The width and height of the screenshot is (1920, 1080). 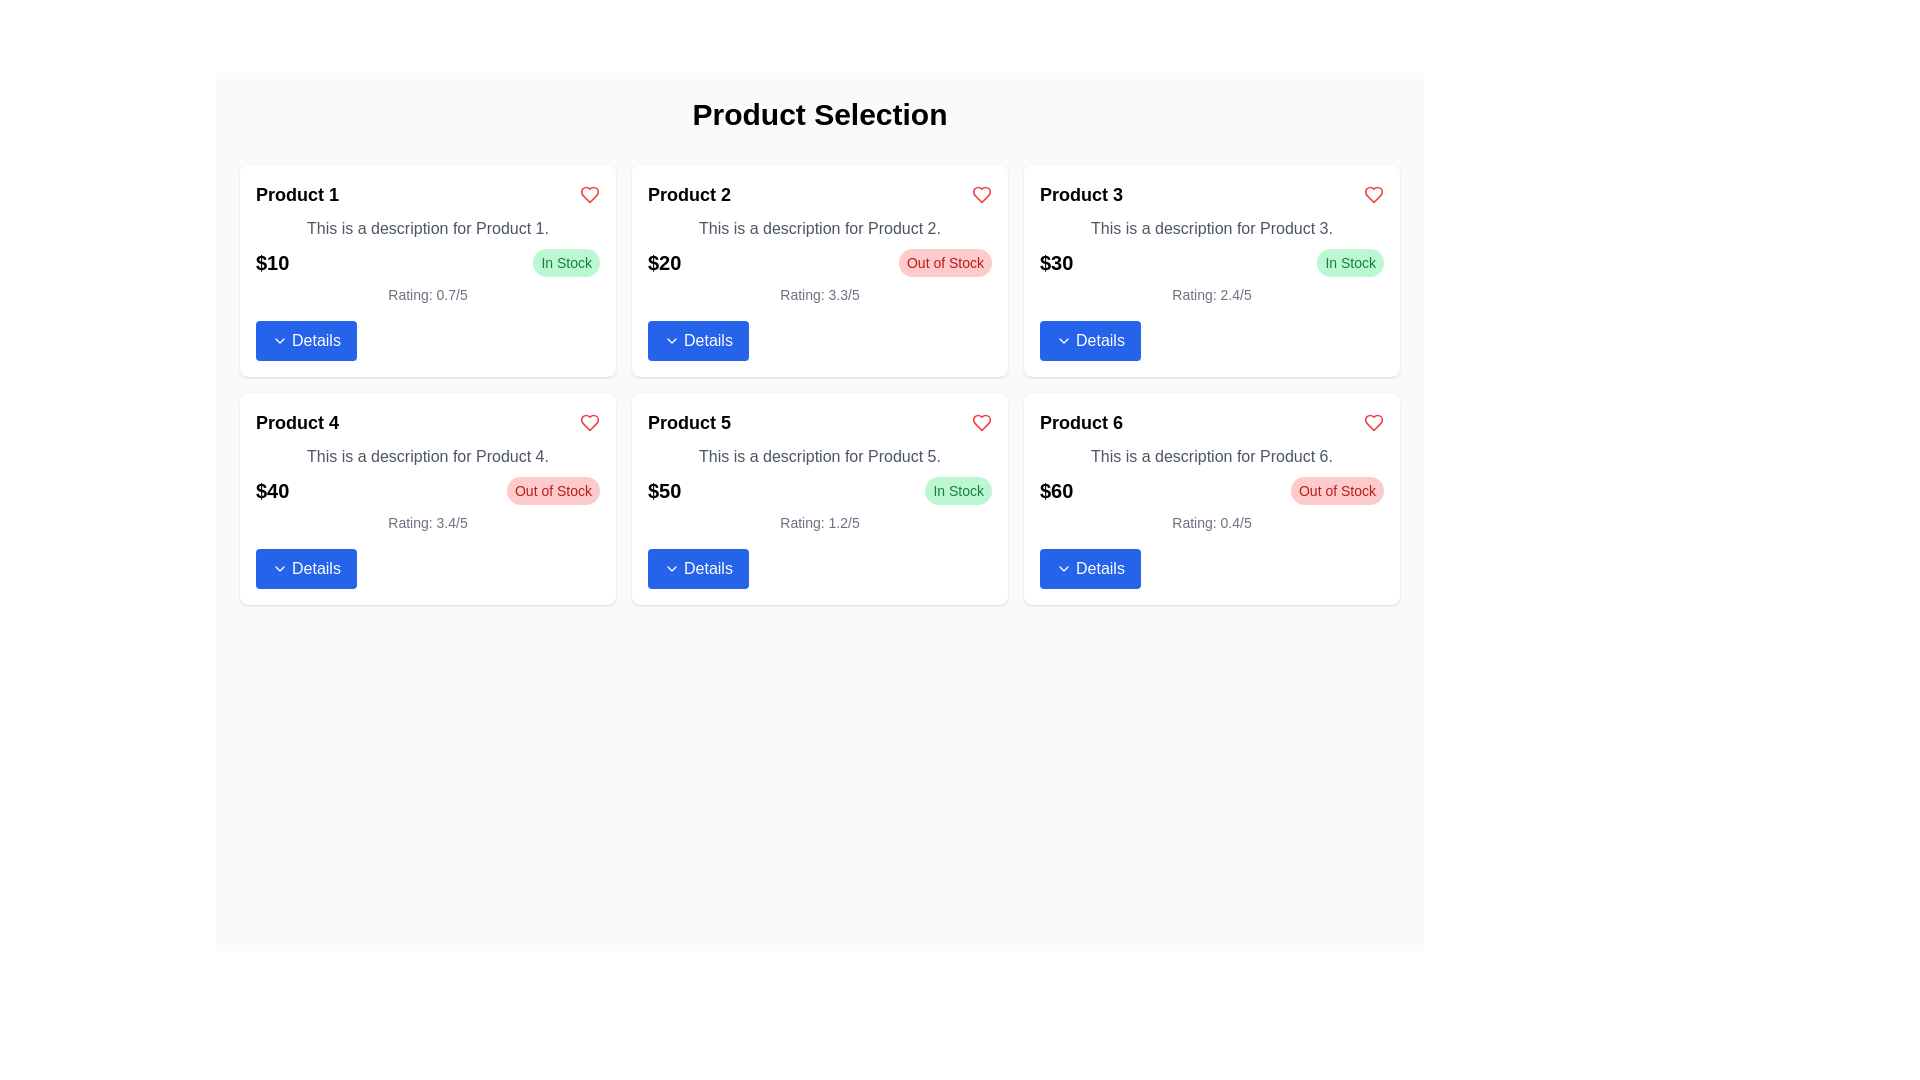 I want to click on the text element displaying "$40" located in the bottom left corner of the "Product 4" section, aligned to the left of the 'Out of Stock' badge, so click(x=271, y=490).